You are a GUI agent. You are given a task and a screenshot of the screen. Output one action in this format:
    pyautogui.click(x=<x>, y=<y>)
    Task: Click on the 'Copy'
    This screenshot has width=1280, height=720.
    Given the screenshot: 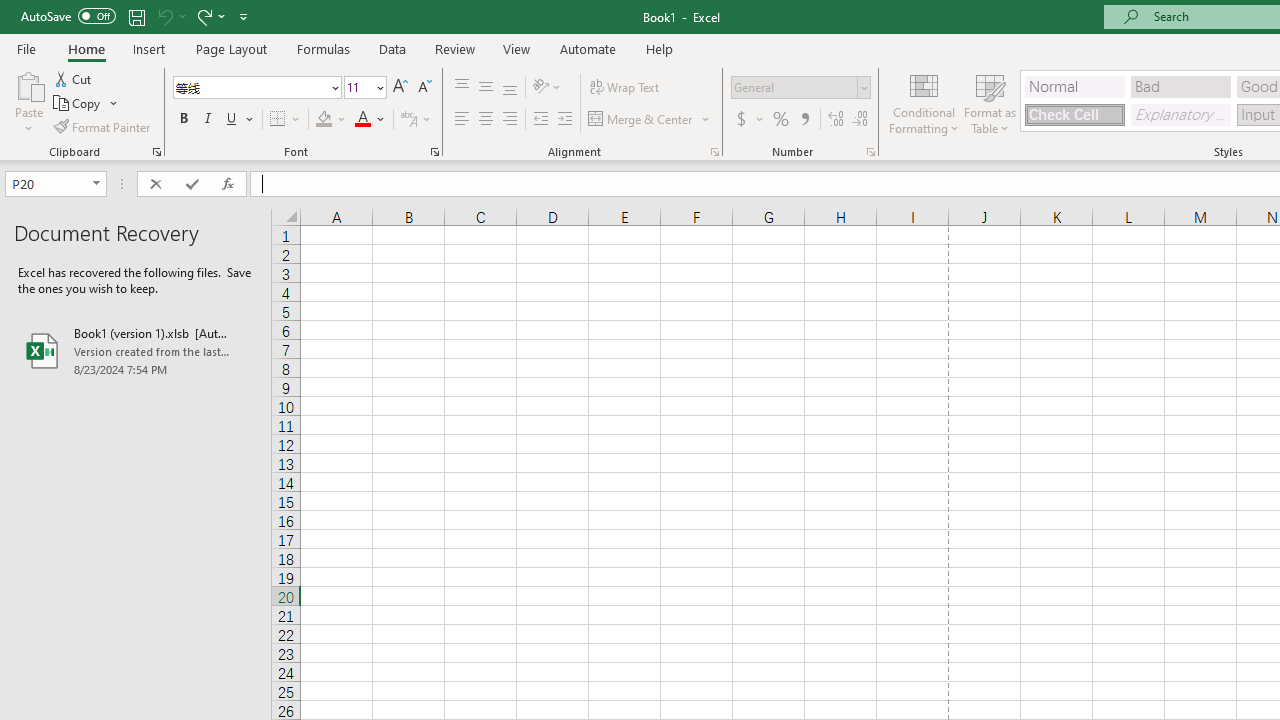 What is the action you would take?
    pyautogui.click(x=78, y=103)
    